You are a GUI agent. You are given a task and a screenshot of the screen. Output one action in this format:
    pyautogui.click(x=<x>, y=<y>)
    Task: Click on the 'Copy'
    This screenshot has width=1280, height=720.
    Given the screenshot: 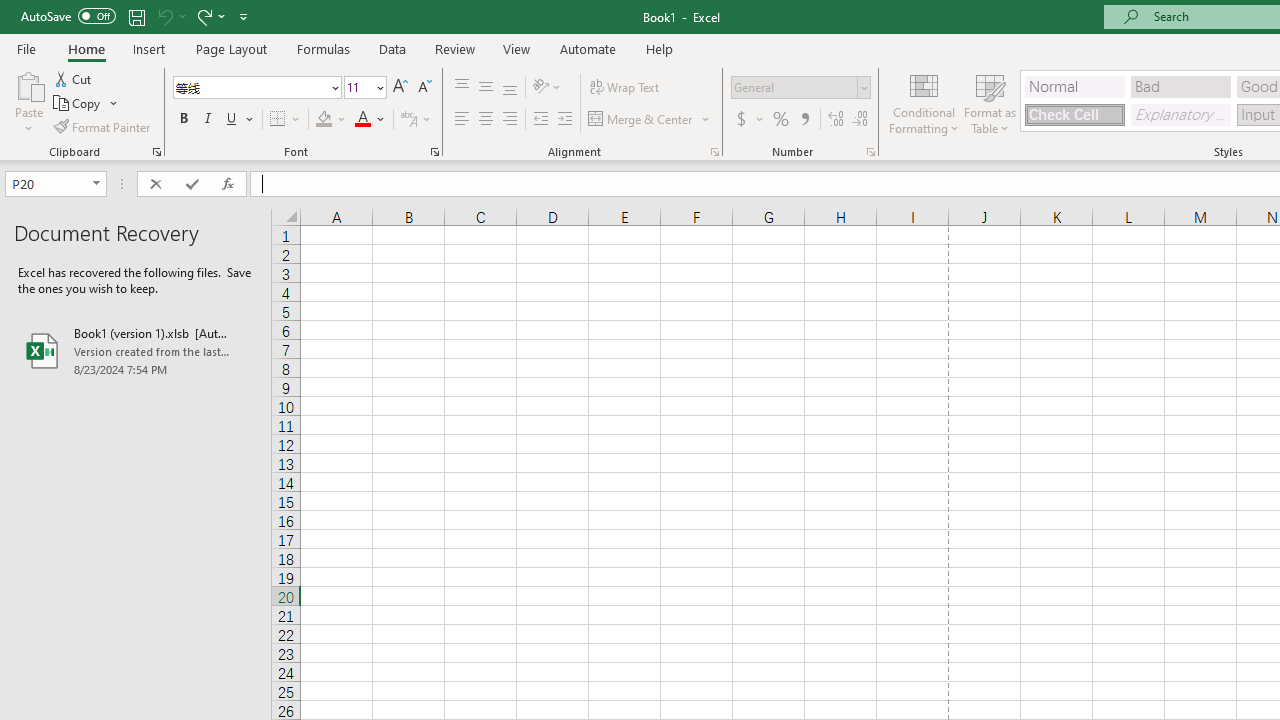 What is the action you would take?
    pyautogui.click(x=78, y=103)
    